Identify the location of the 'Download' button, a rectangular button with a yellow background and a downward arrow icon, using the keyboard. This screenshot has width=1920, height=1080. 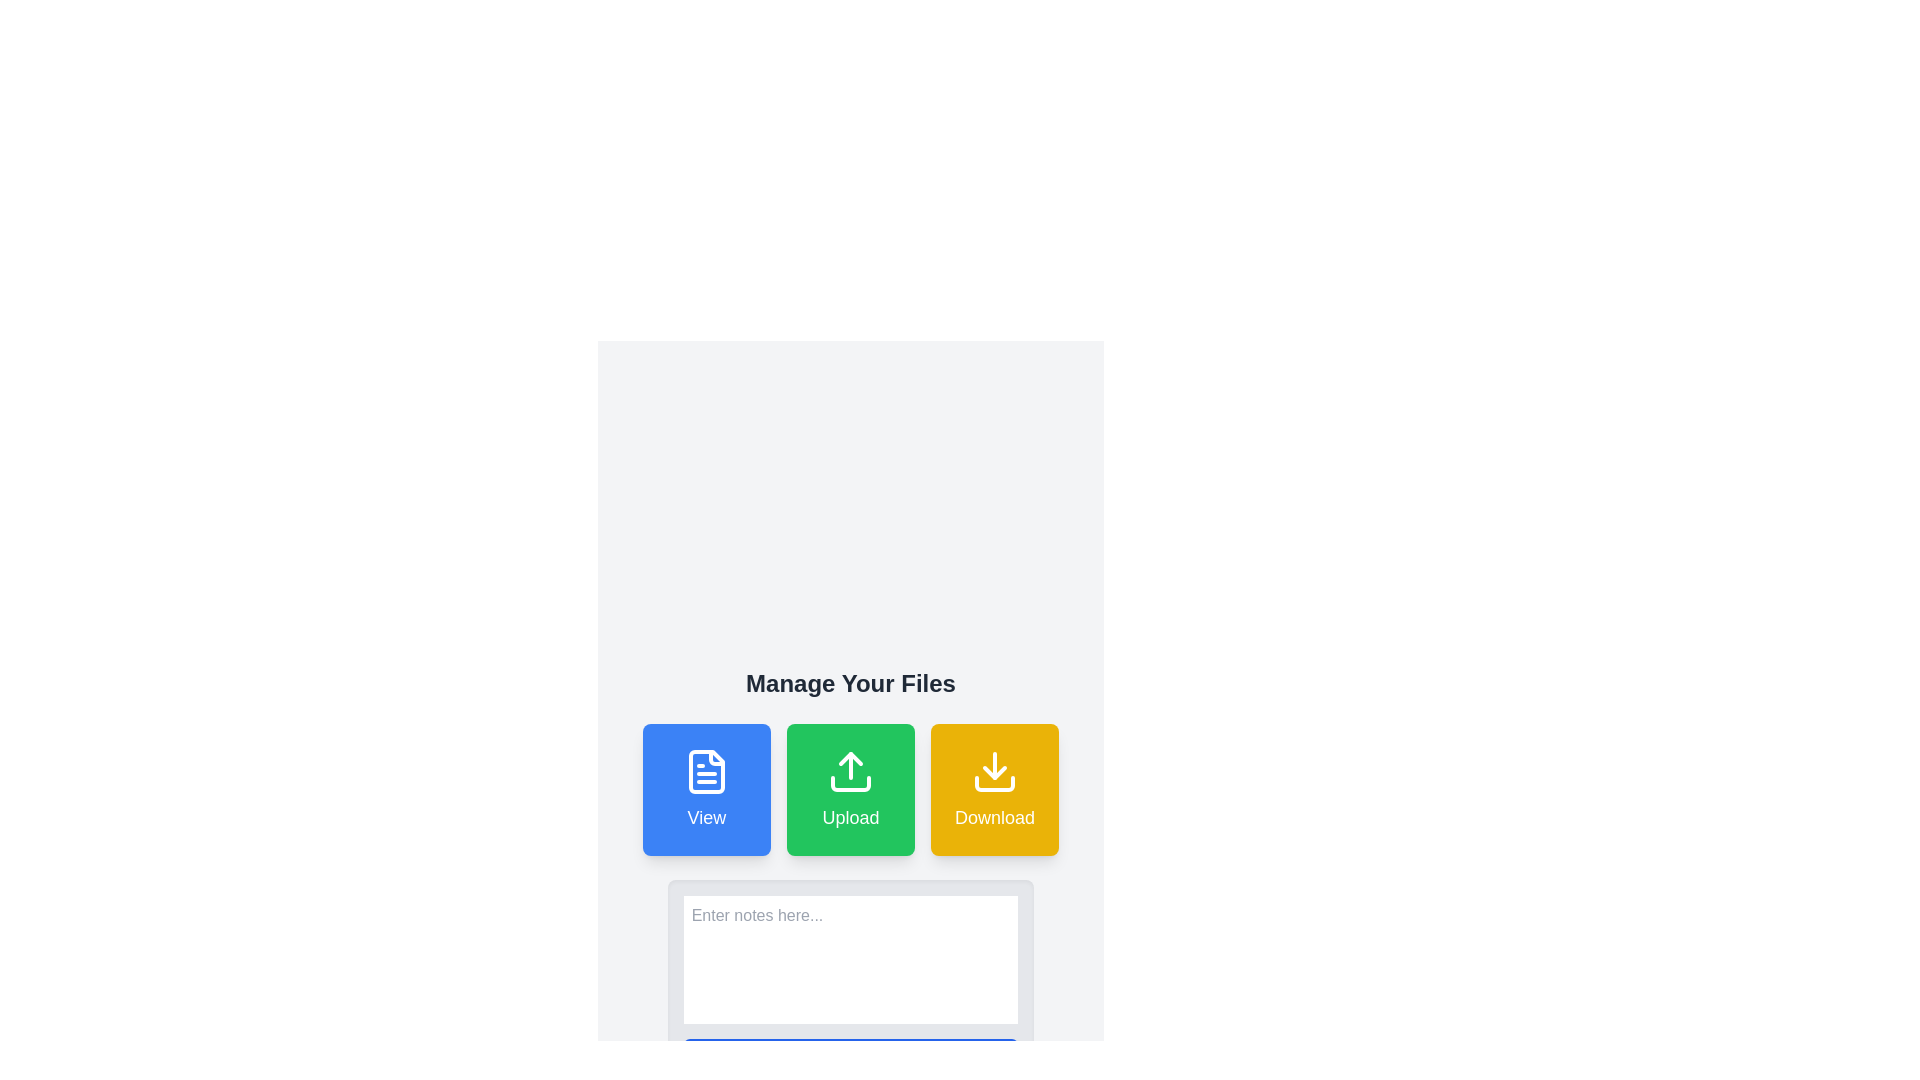
(995, 788).